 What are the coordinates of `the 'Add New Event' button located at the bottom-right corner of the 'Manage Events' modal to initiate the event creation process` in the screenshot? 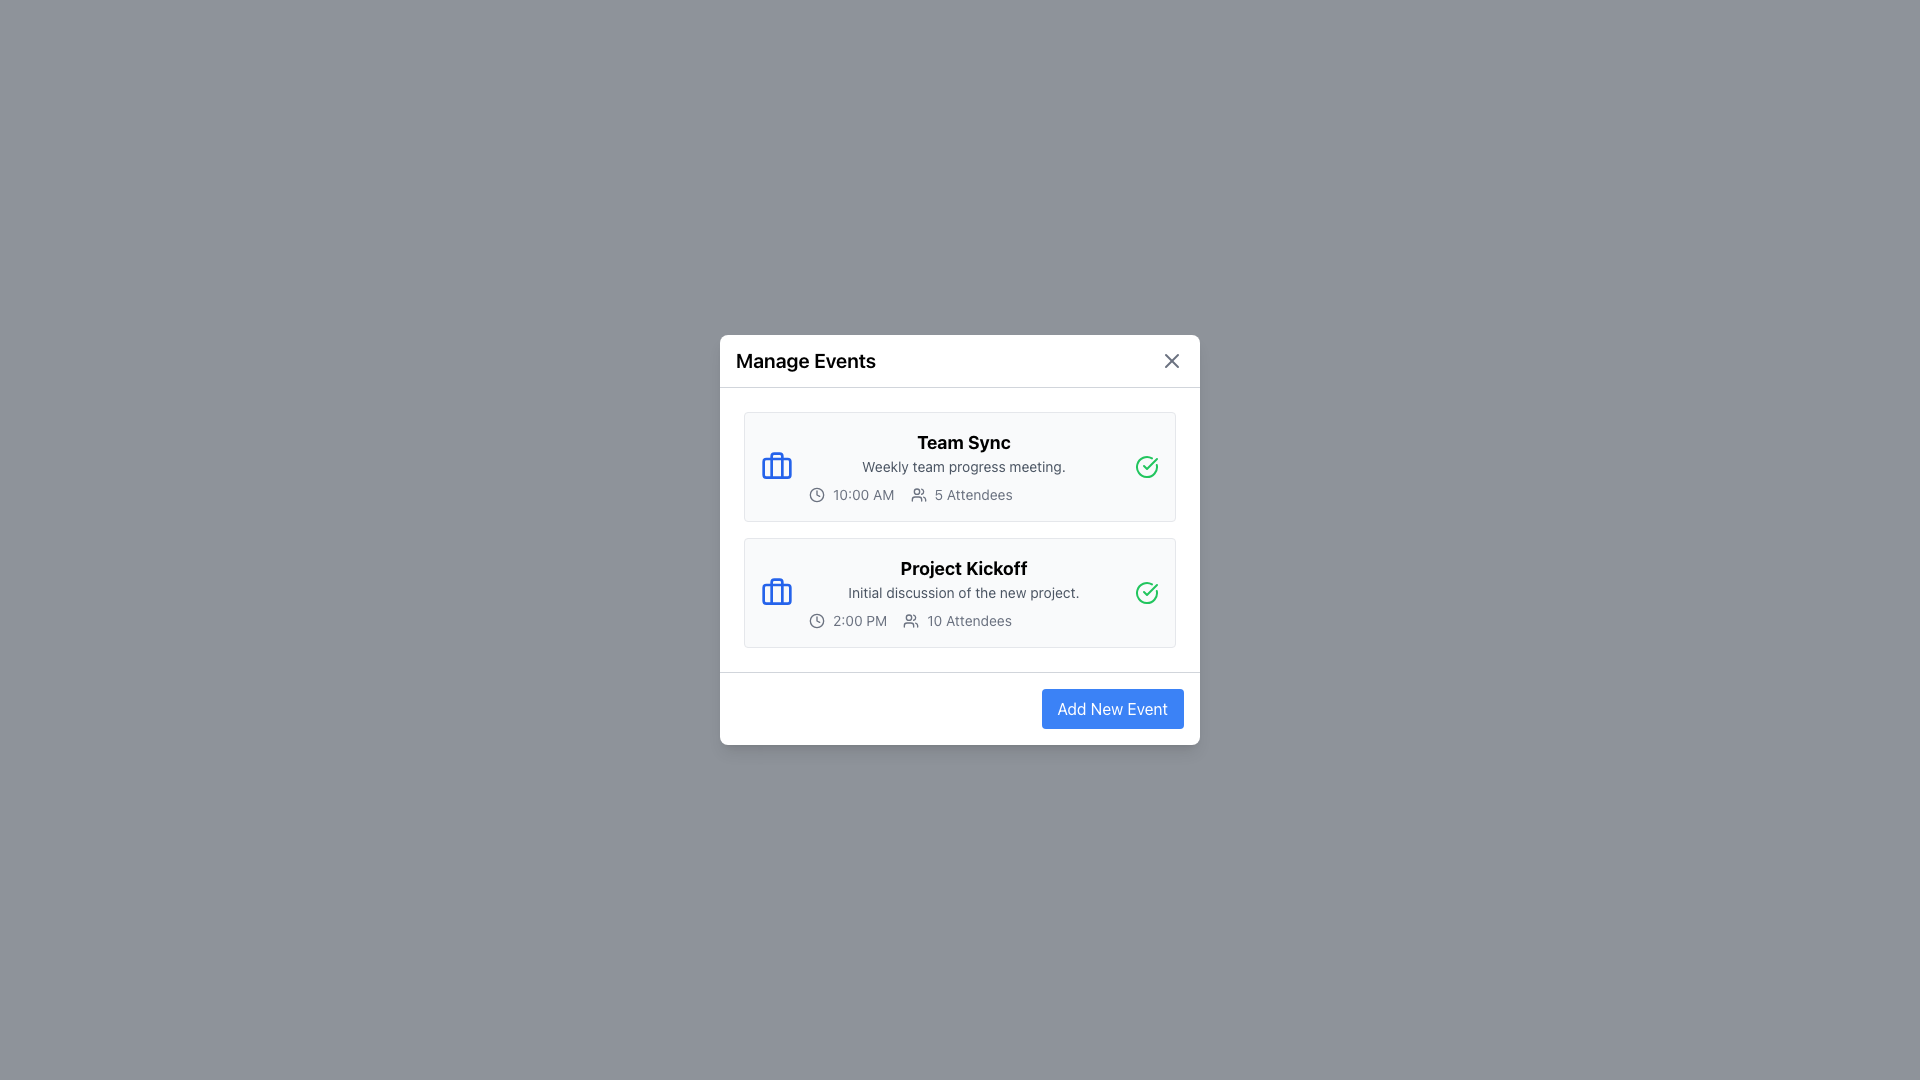 It's located at (1111, 708).